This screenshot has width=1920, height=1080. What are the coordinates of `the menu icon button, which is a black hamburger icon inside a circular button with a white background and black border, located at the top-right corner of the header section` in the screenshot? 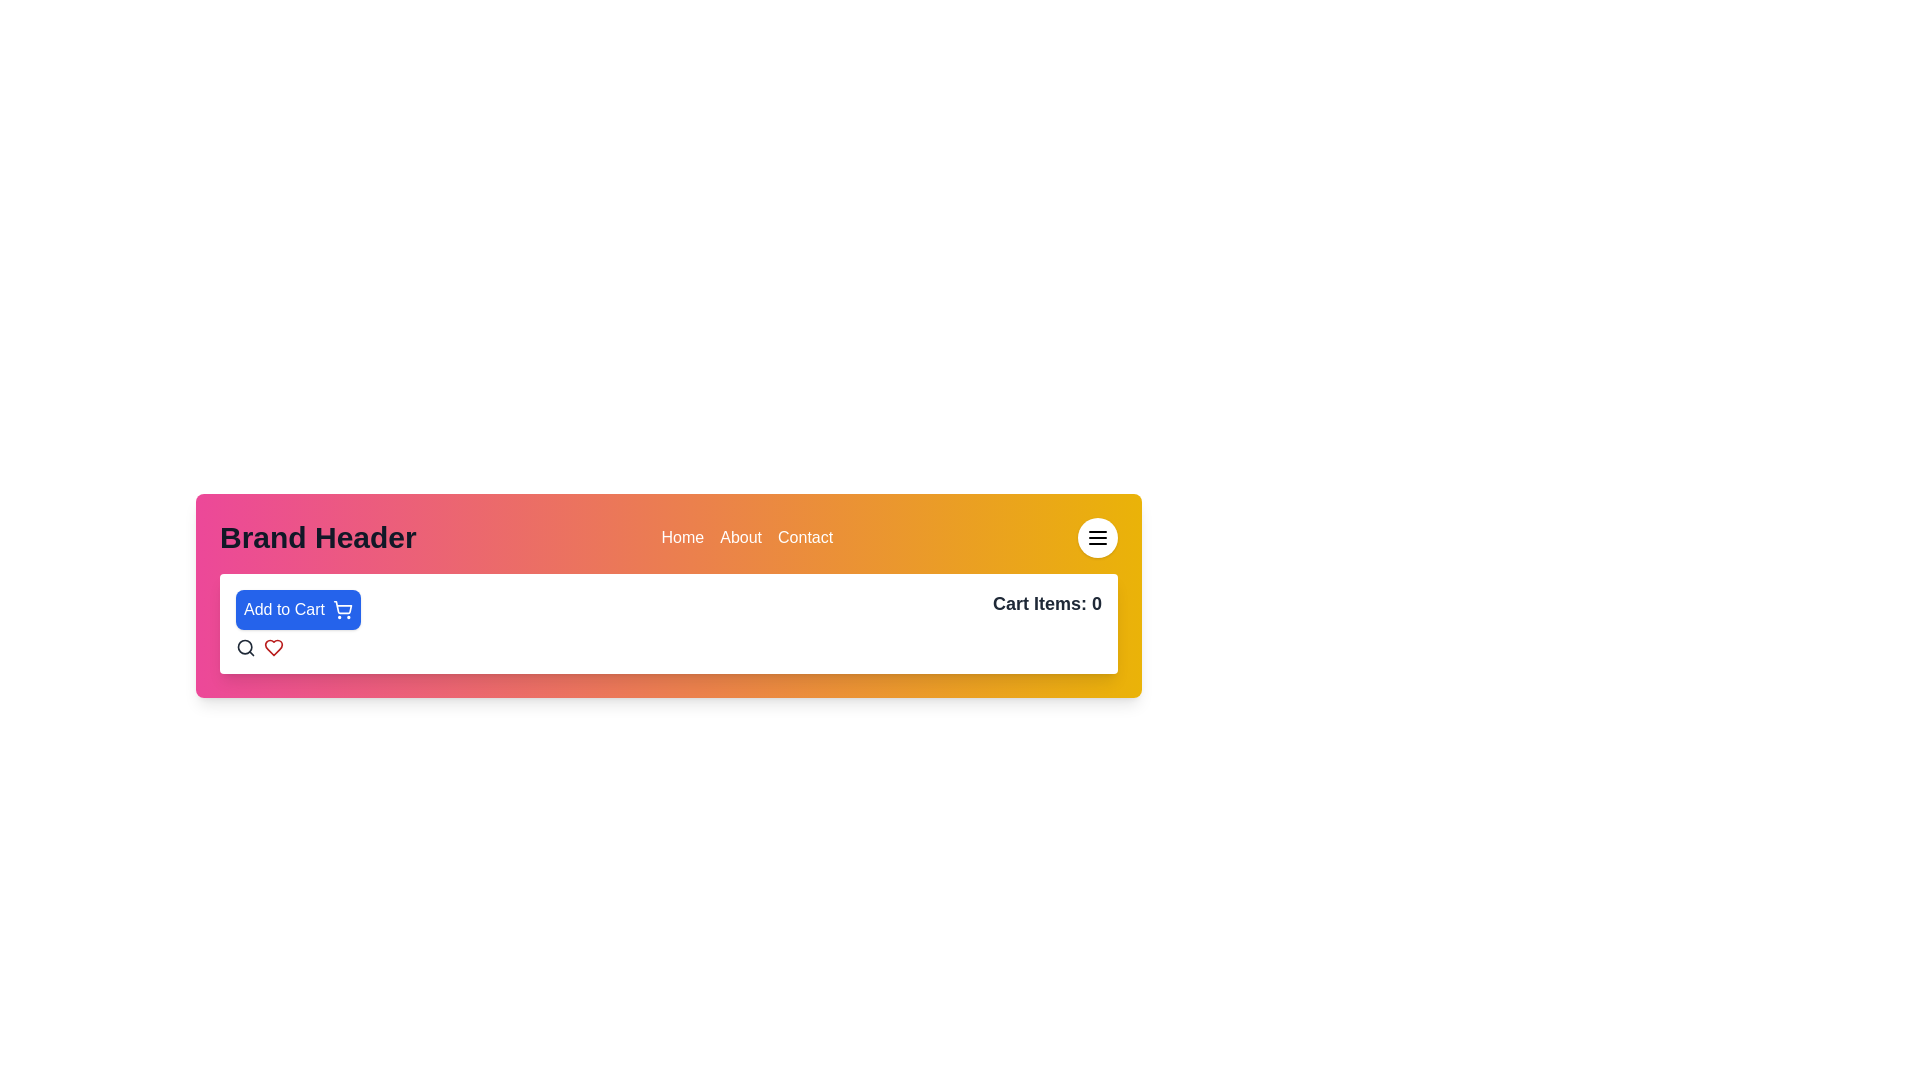 It's located at (1097, 536).